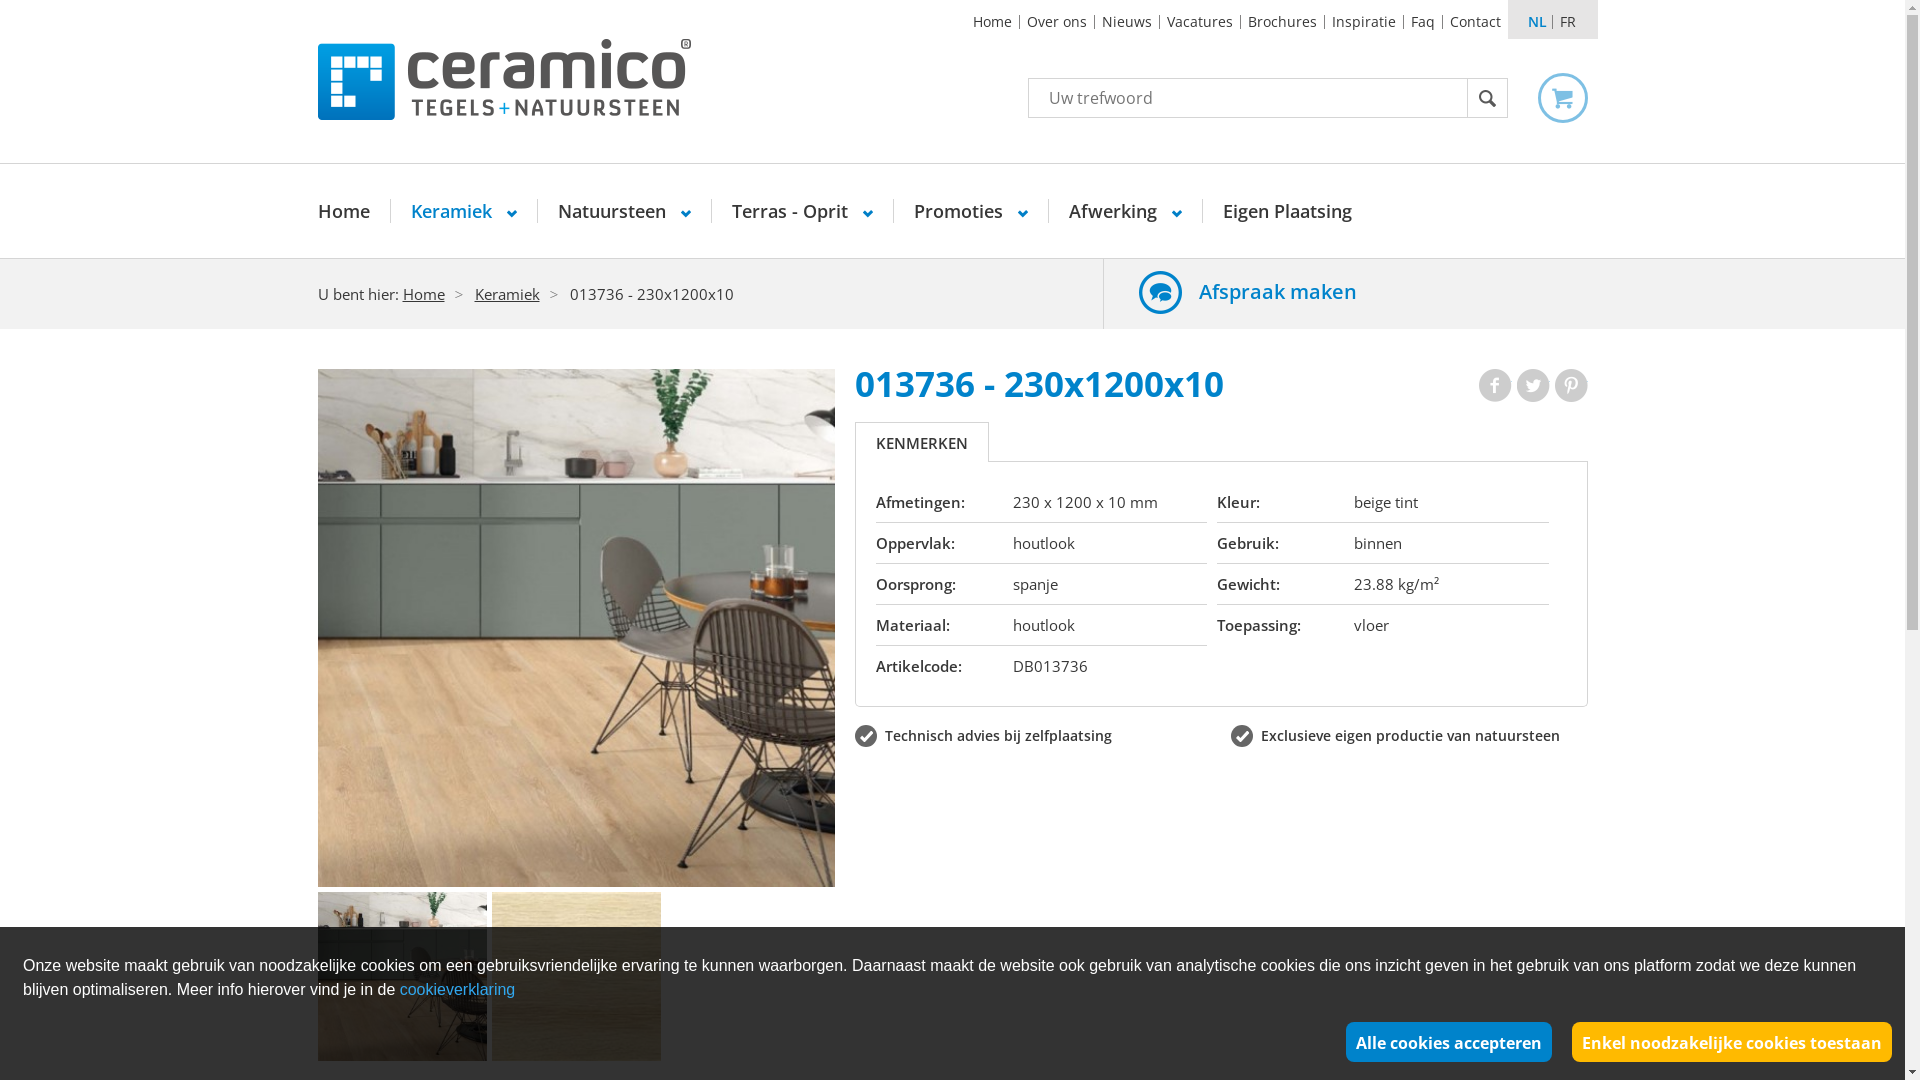 The image size is (1920, 1080). What do you see at coordinates (1286, 211) in the screenshot?
I see `'Eigen Plaatsing'` at bounding box center [1286, 211].